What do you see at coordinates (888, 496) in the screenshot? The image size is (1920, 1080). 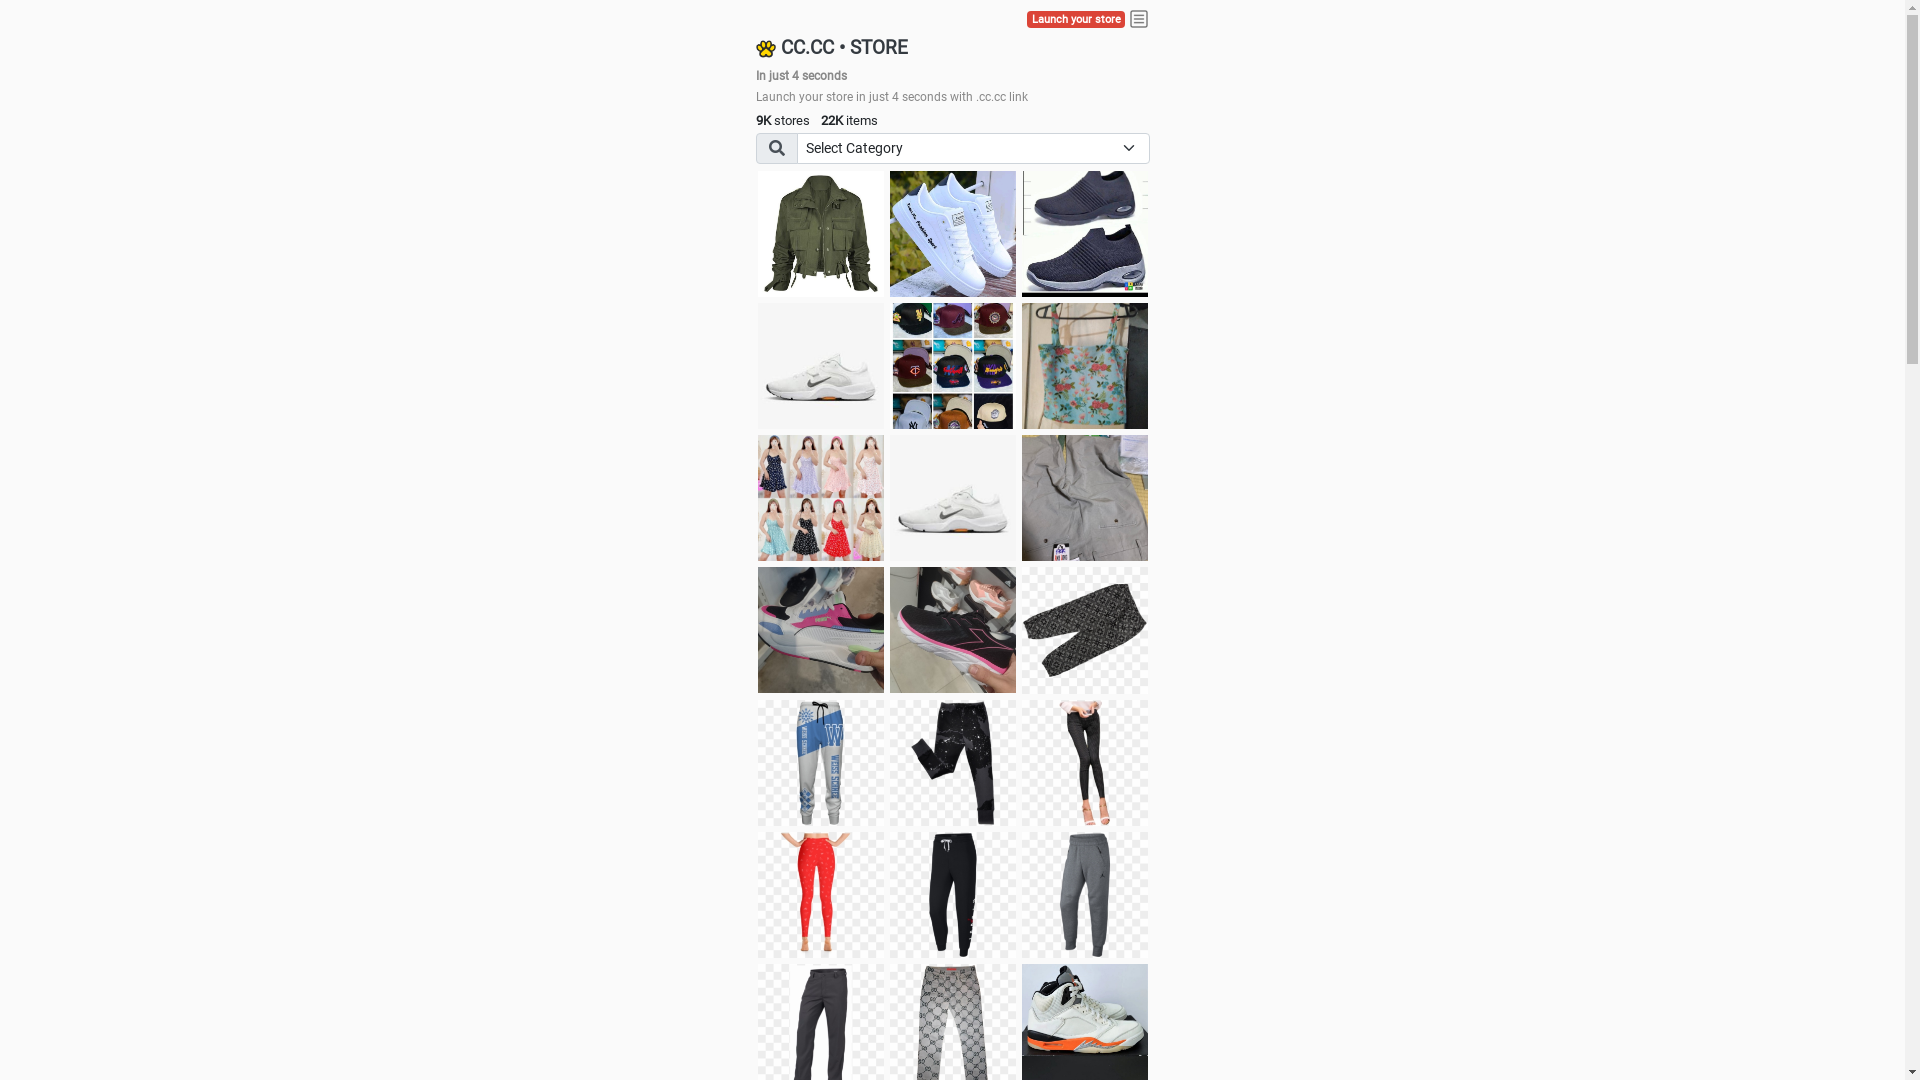 I see `'Shoes'` at bounding box center [888, 496].